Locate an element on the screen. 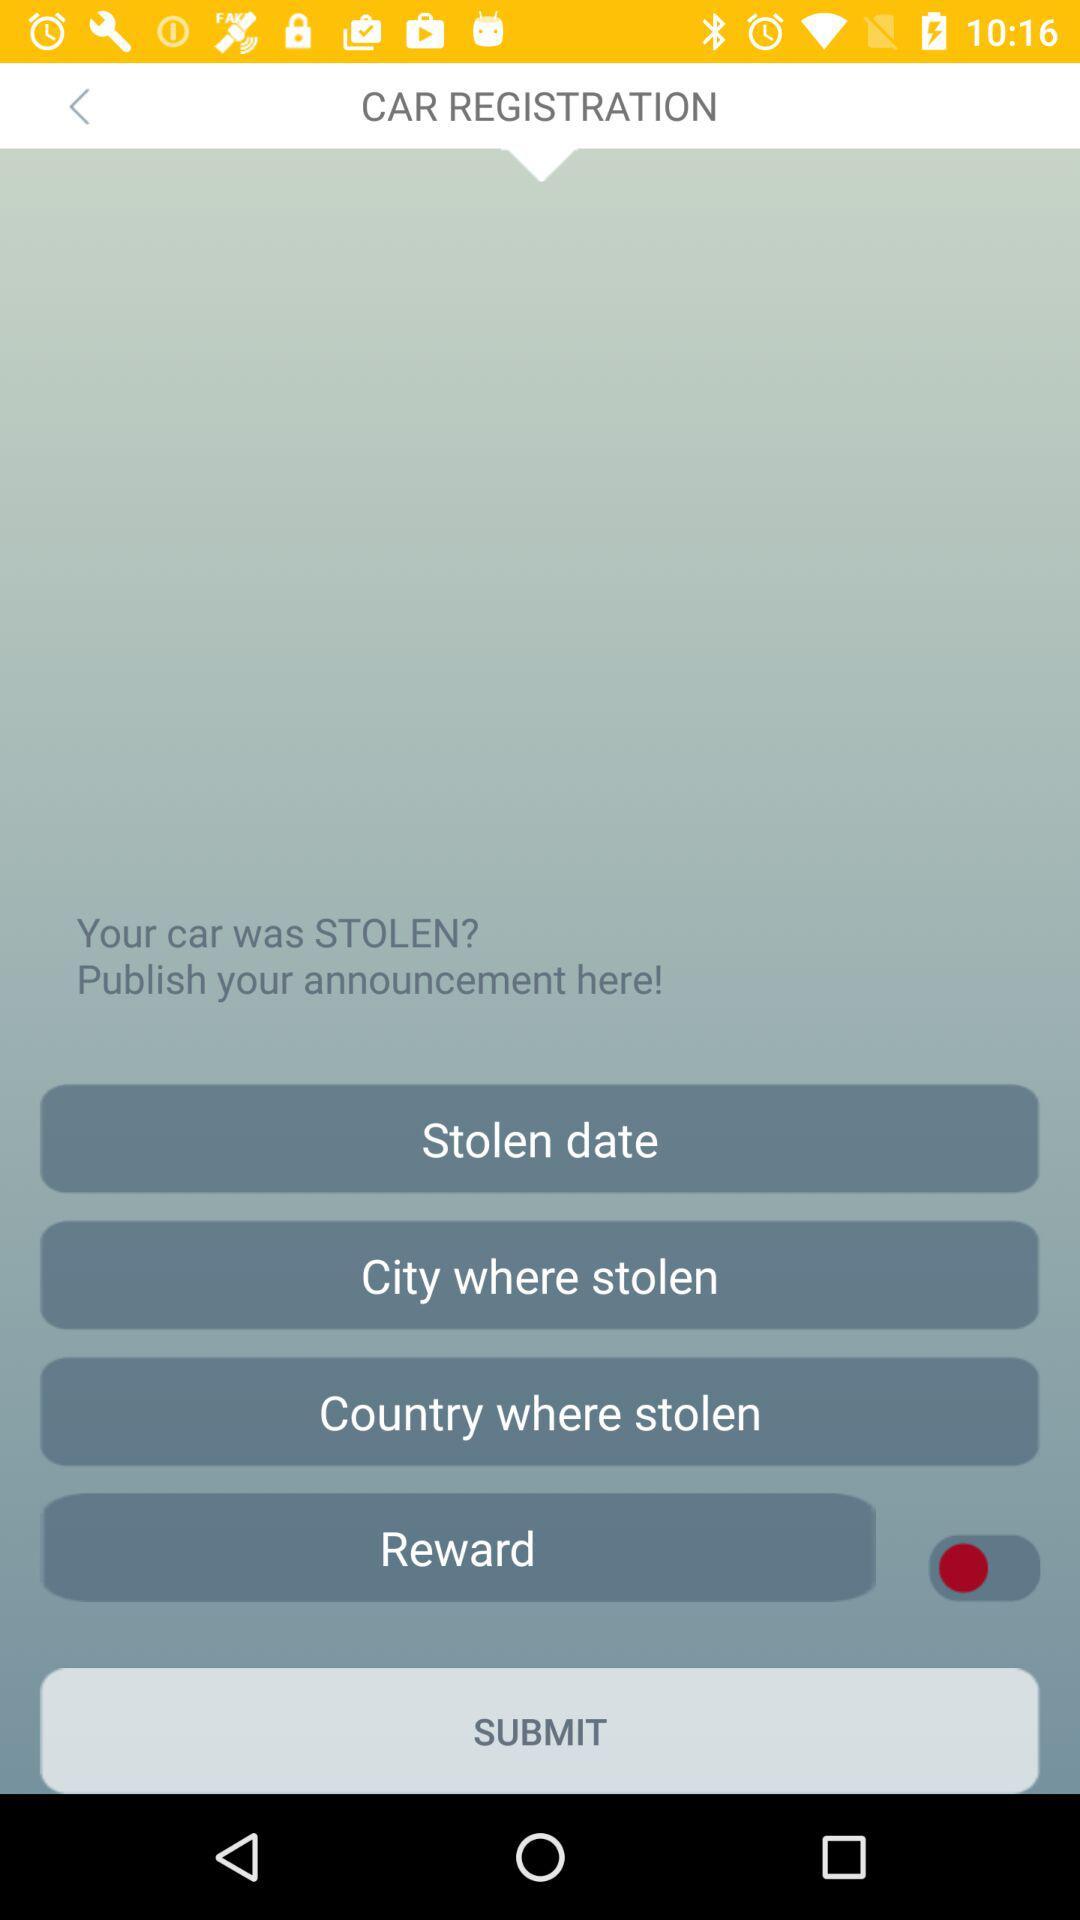 This screenshot has width=1080, height=1920. reward is located at coordinates (457, 1546).